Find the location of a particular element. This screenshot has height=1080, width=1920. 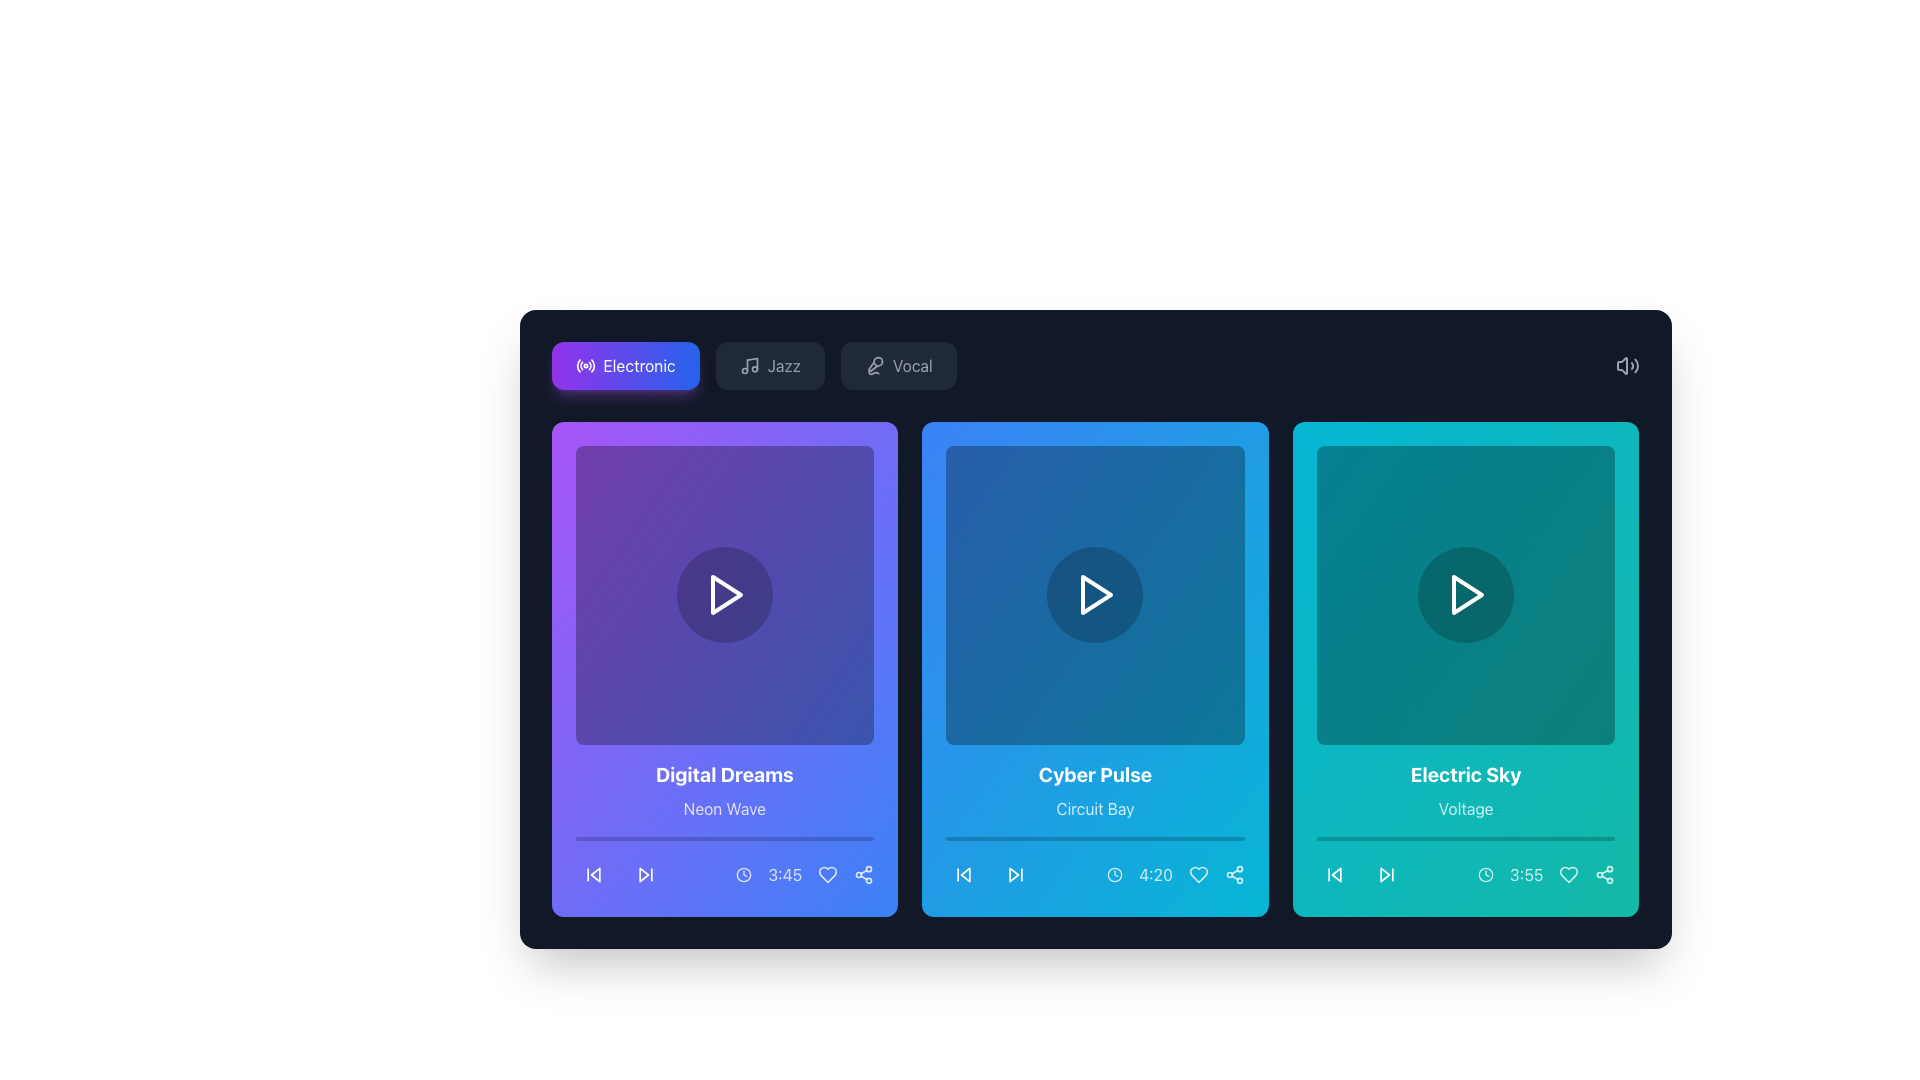

the Music track card displaying details of a music track titled 'Digital Dreams' located in the bottom section of the purple gradient card is located at coordinates (723, 826).